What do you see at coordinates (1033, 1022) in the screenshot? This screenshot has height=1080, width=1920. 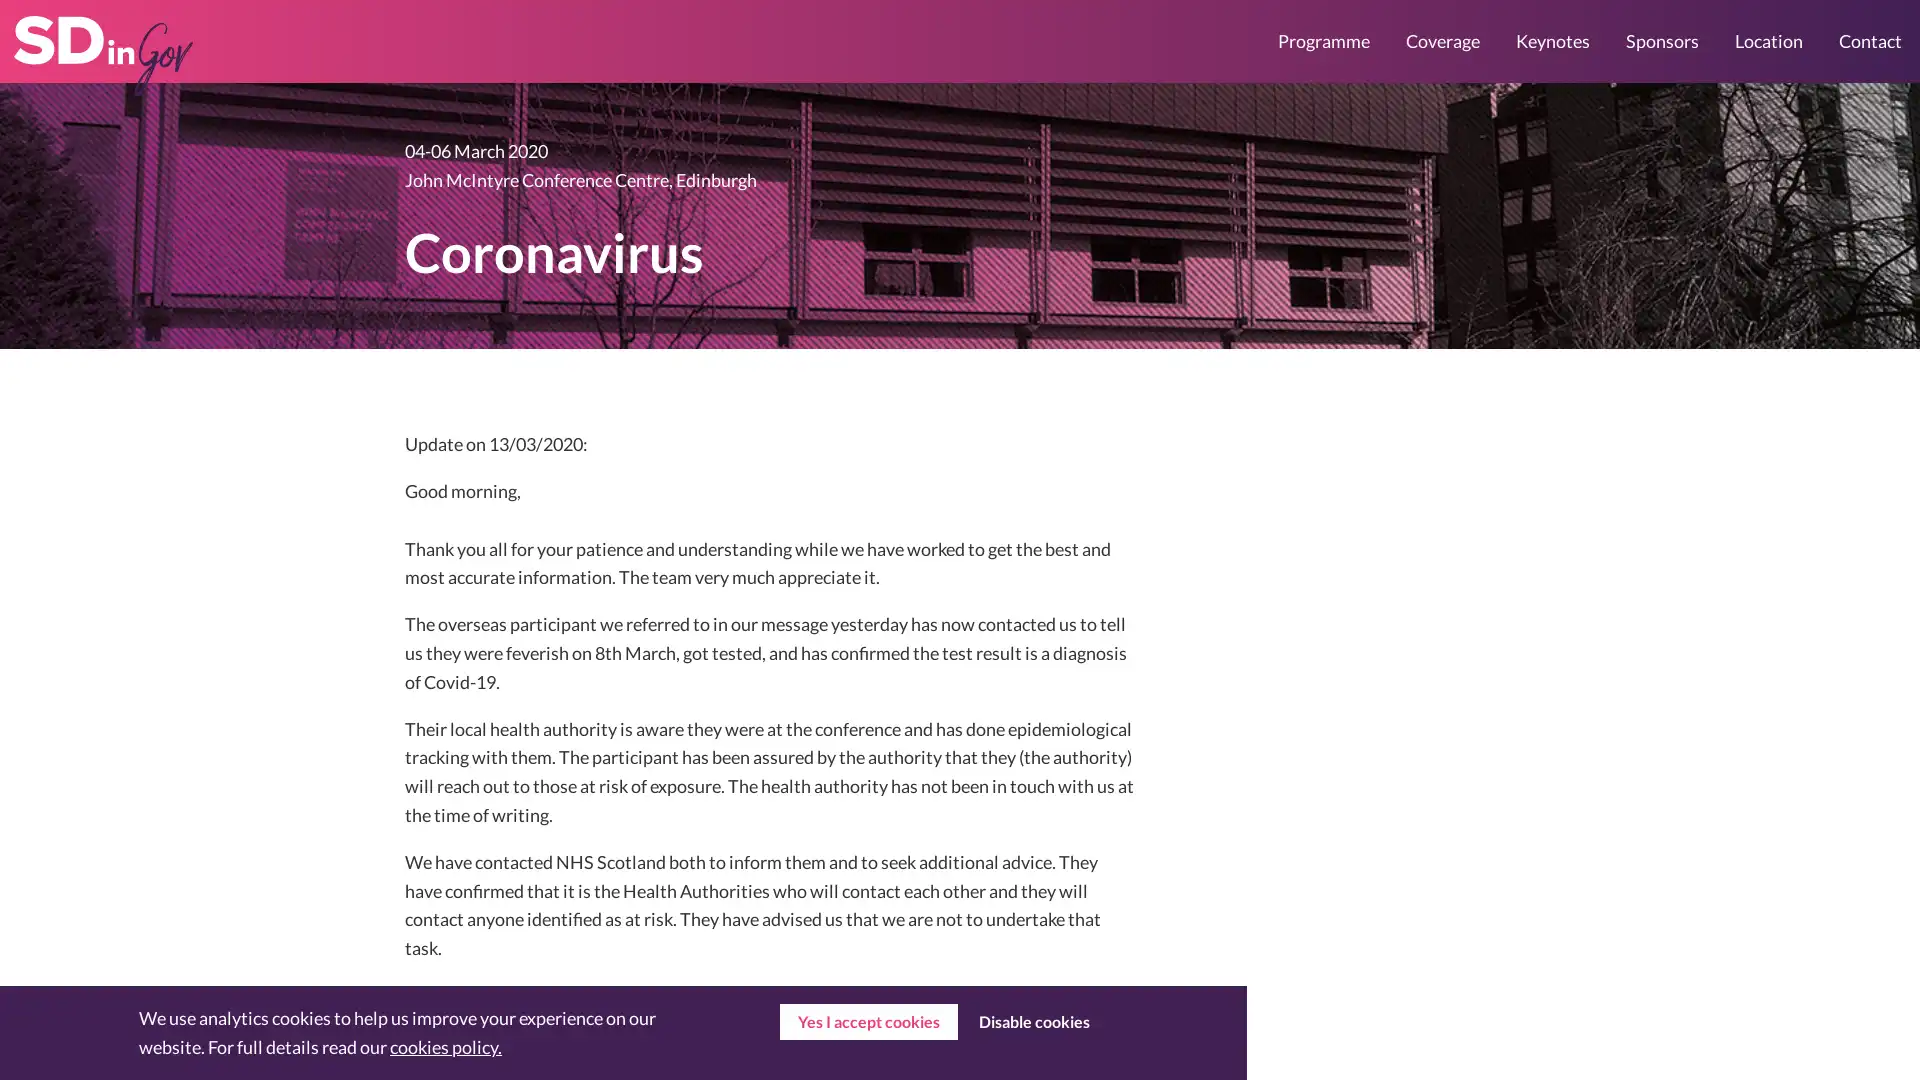 I see `Disable cookies` at bounding box center [1033, 1022].